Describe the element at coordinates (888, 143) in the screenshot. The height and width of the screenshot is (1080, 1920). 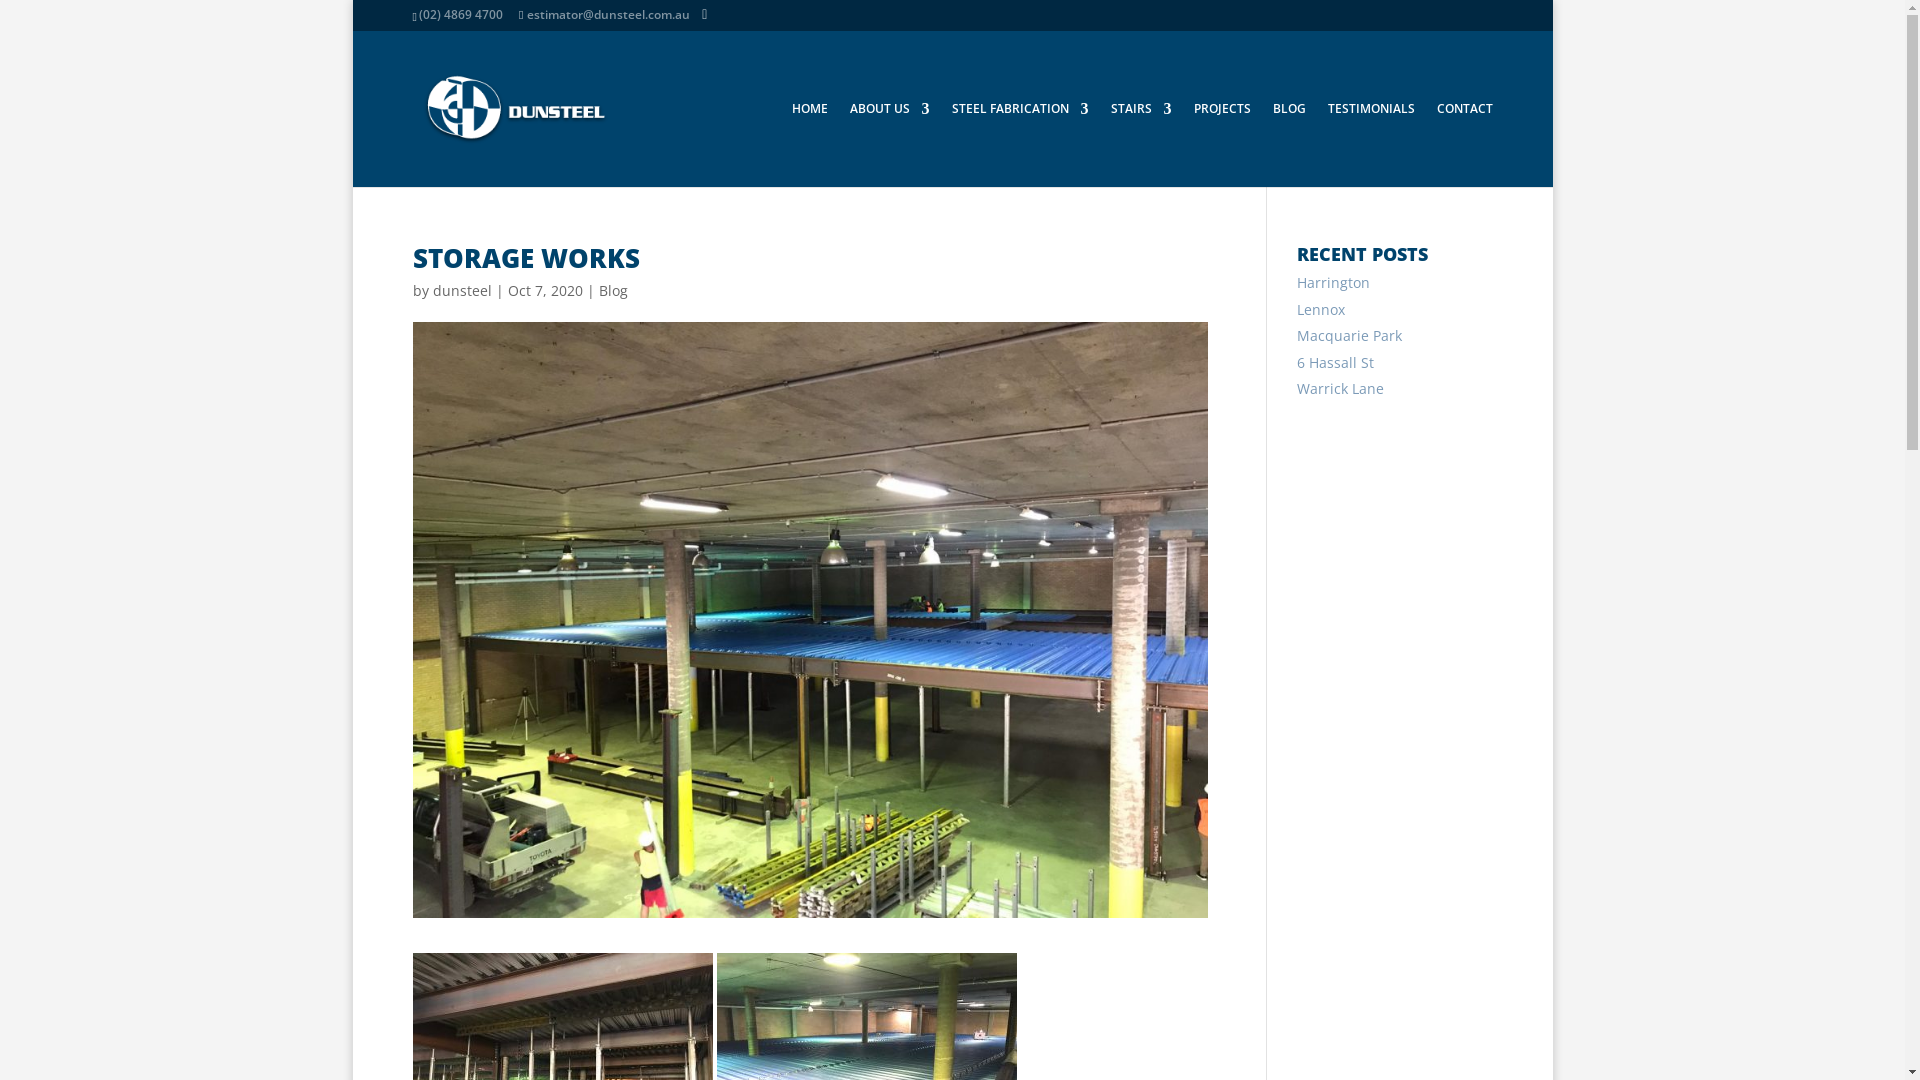
I see `'ABOUT US'` at that location.